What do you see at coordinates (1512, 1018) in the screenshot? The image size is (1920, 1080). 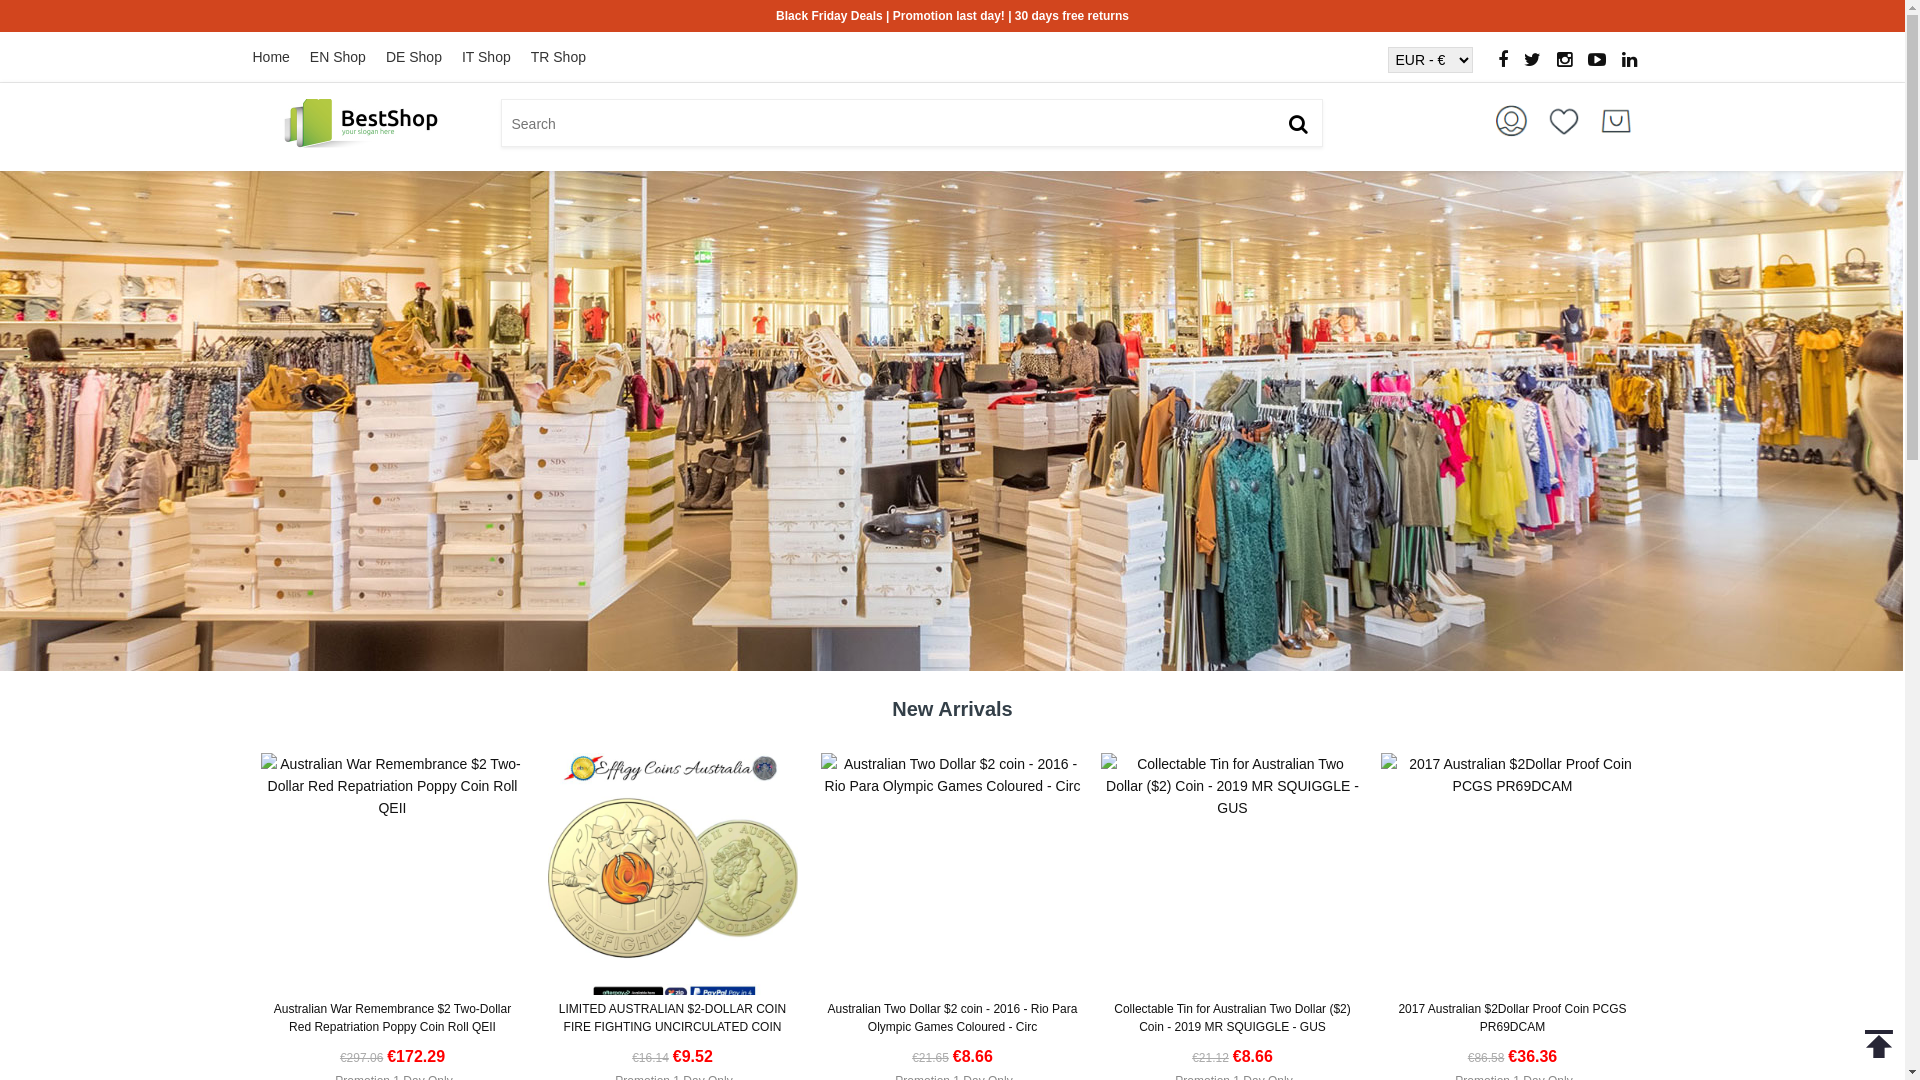 I see `'2017 Australian $2Dollar Proof Coin PCGS PR69DCAM'` at bounding box center [1512, 1018].